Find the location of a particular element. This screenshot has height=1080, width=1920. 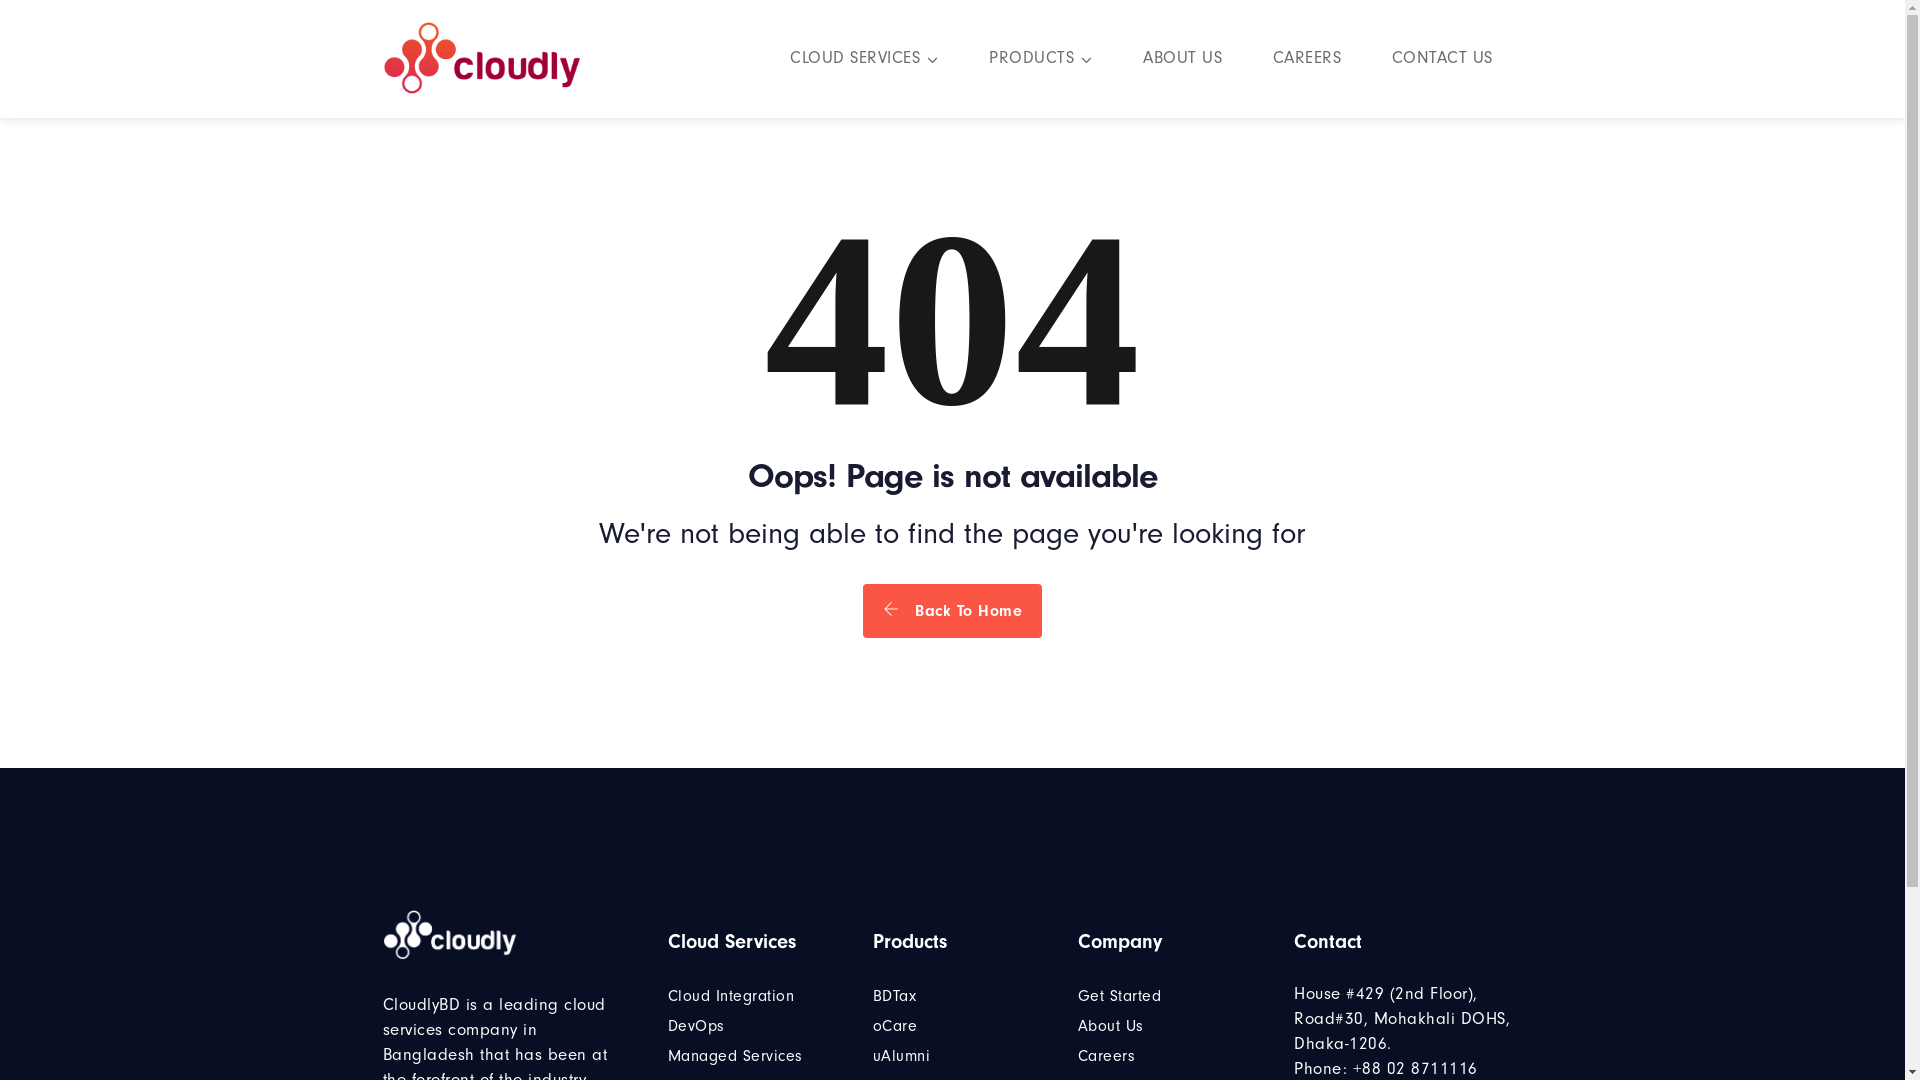

'Cloud Integration' is located at coordinates (667, 995).